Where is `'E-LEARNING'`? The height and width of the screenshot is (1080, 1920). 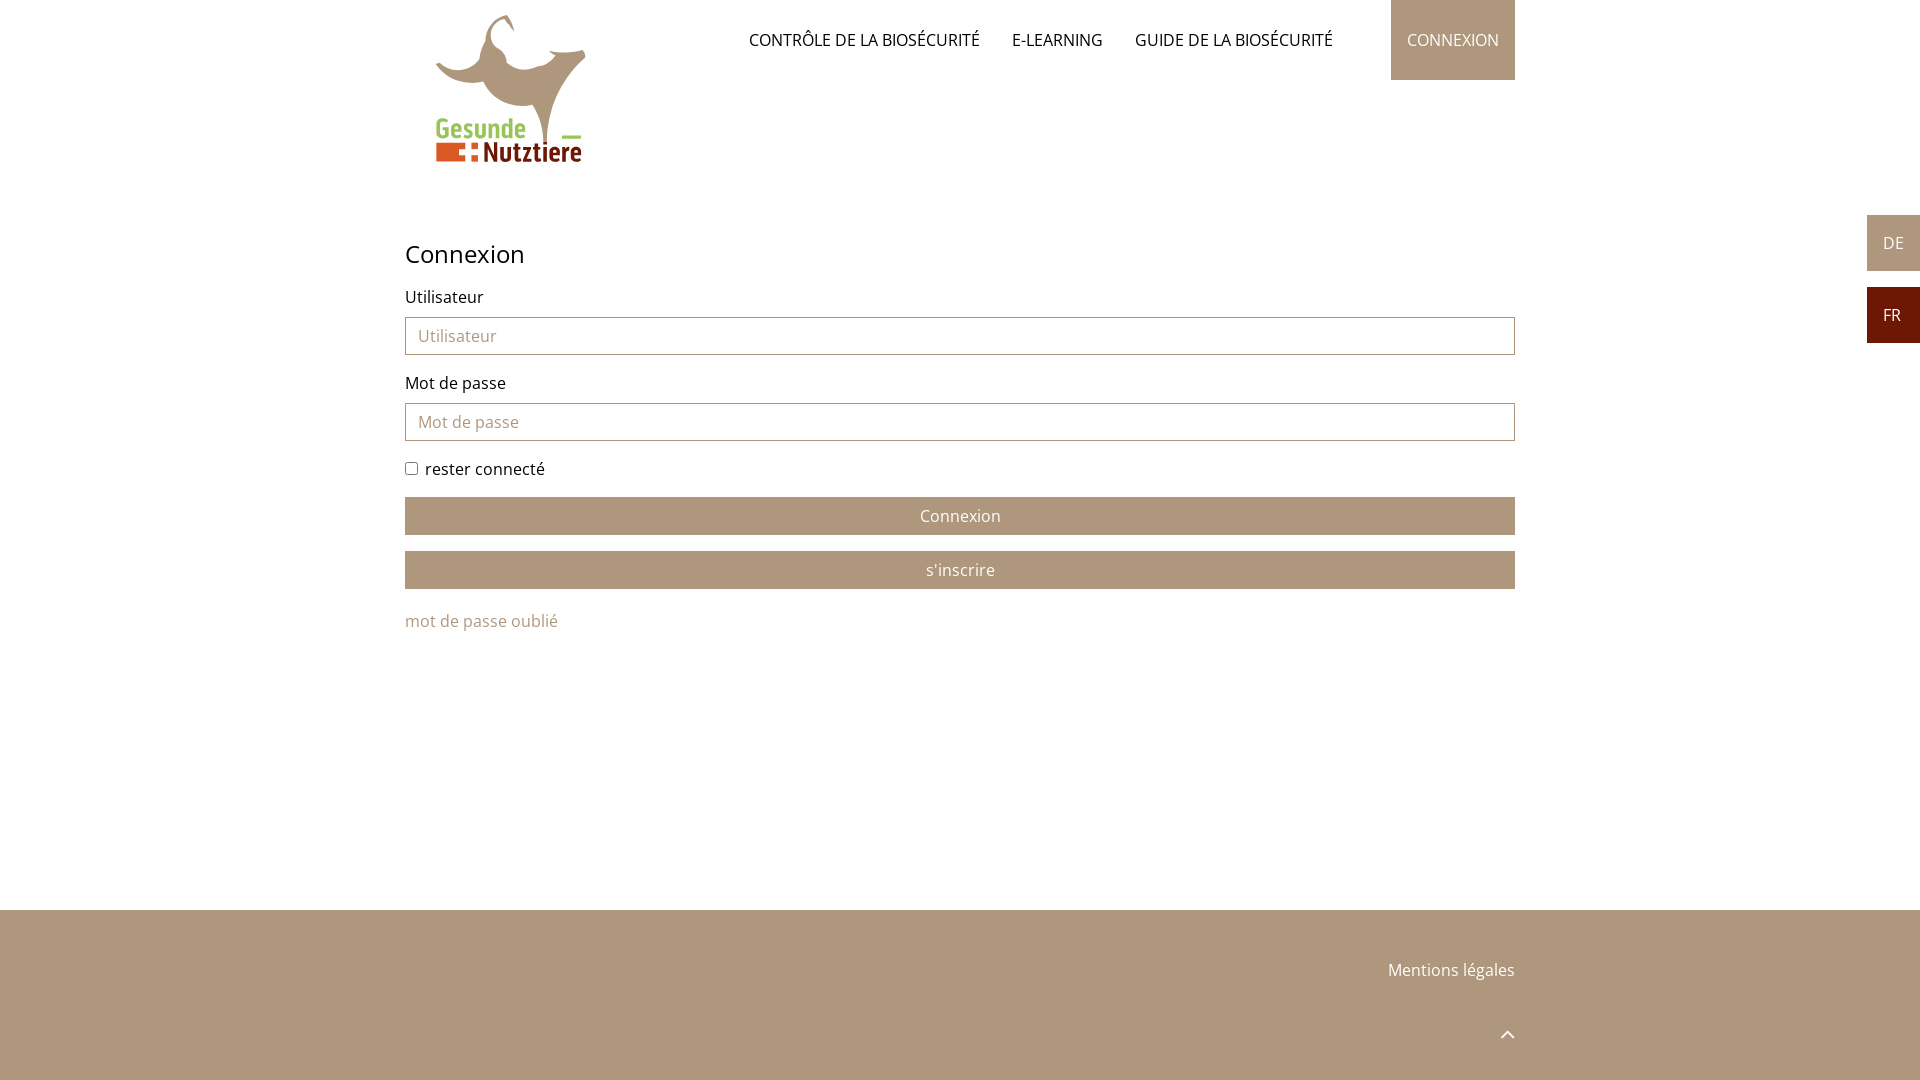 'E-LEARNING' is located at coordinates (1056, 39).